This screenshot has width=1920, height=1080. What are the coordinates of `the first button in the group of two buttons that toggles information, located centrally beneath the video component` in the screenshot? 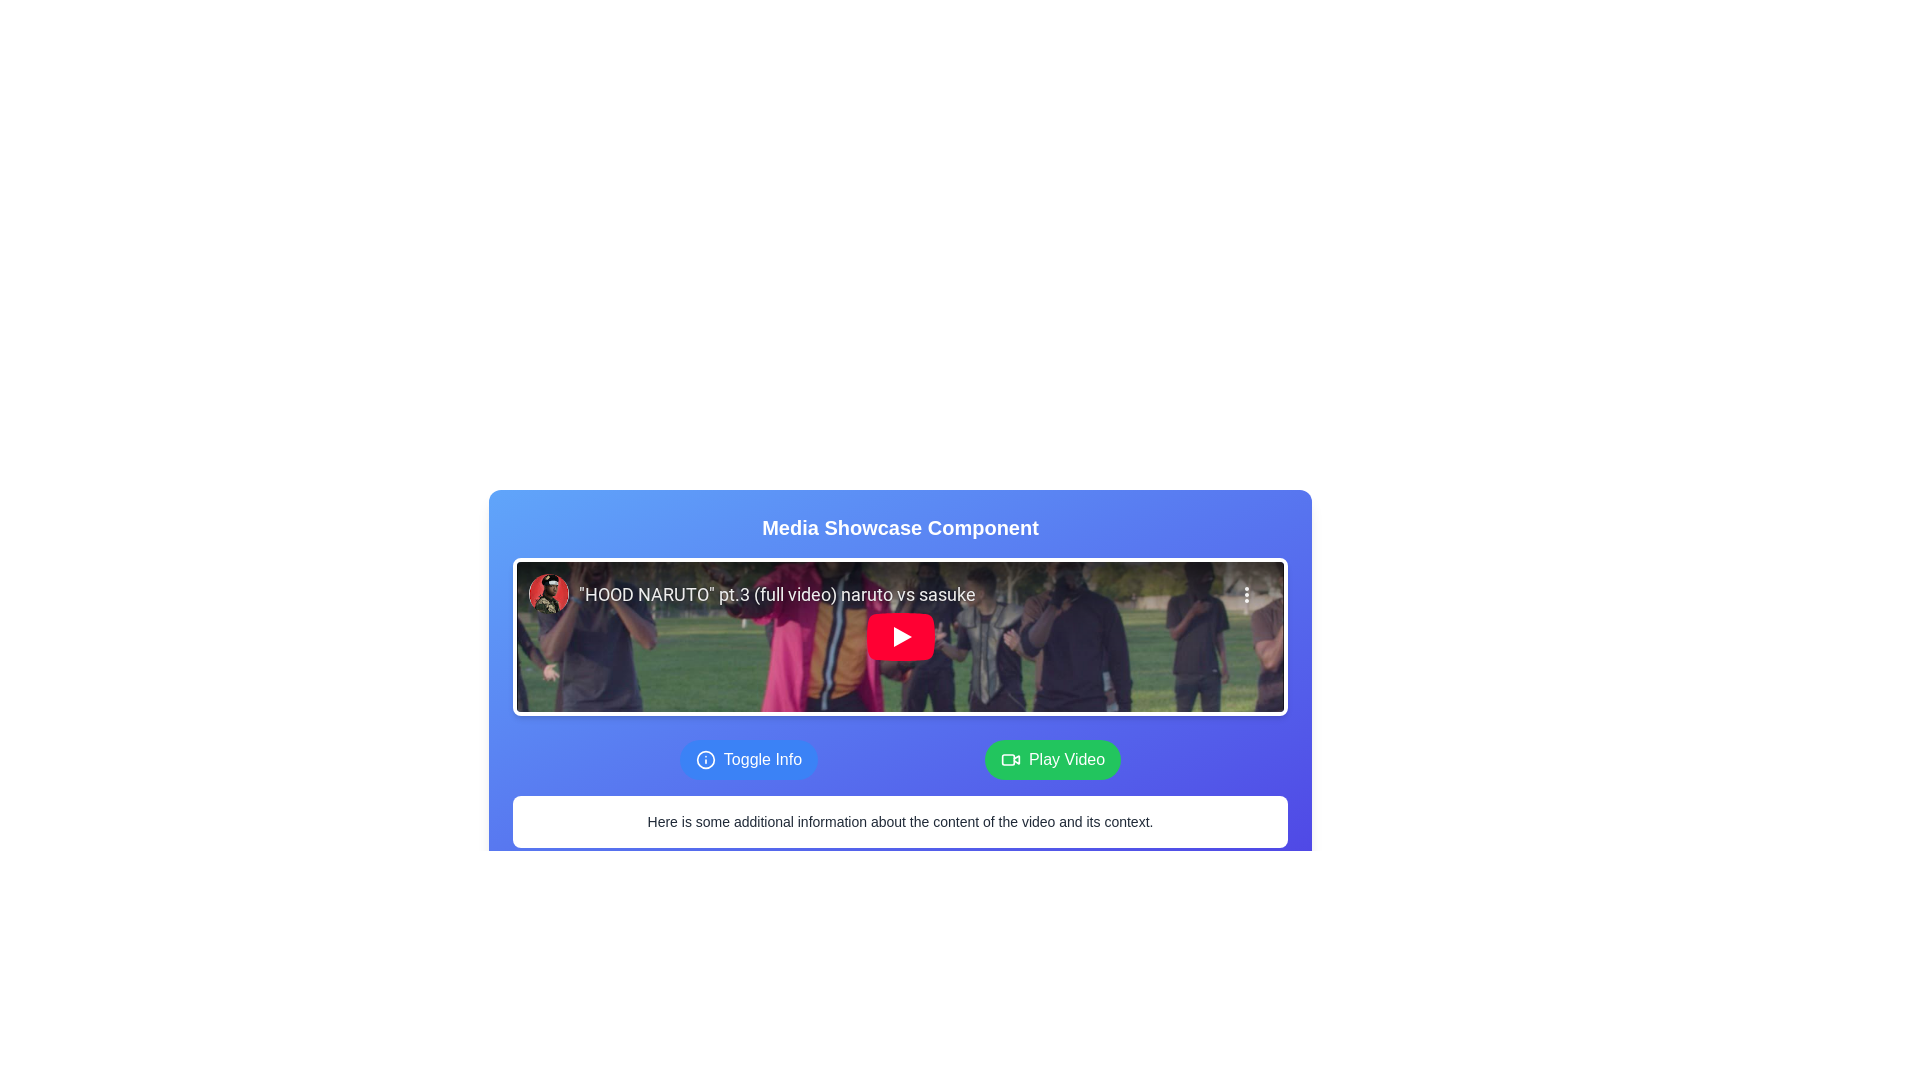 It's located at (899, 759).